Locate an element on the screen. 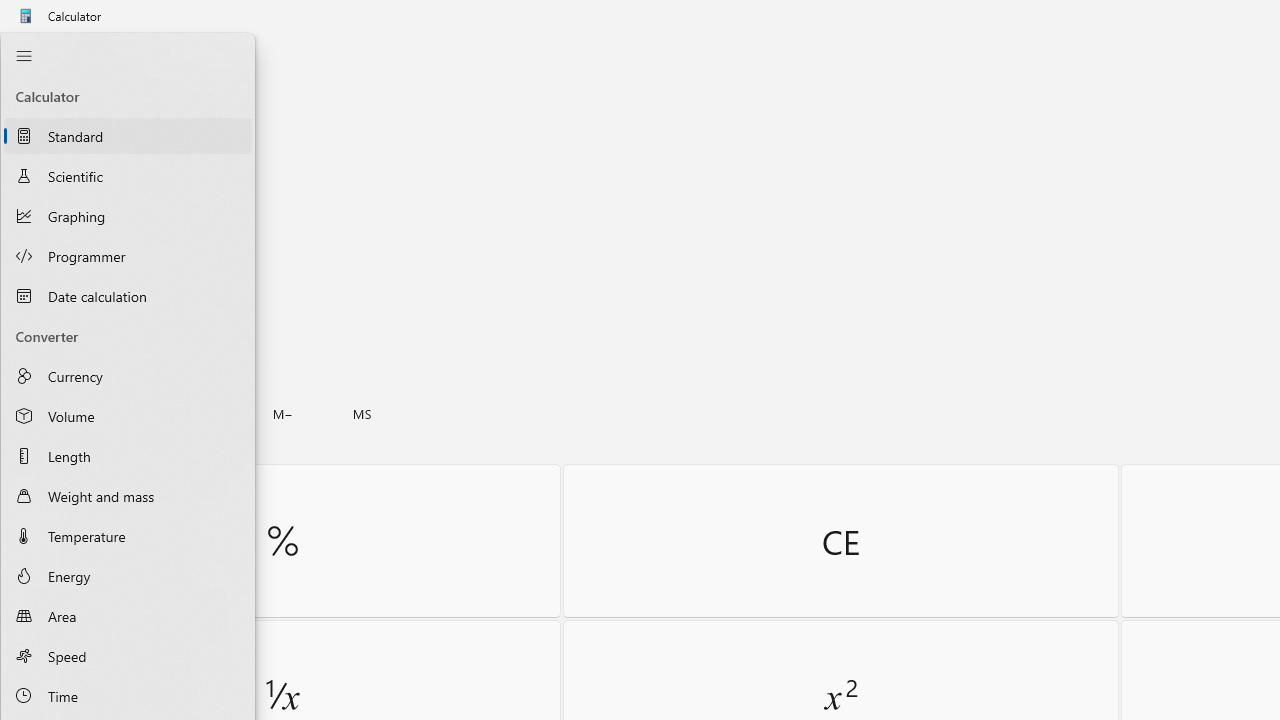 The height and width of the screenshot is (720, 1280). 'Currency Converter' is located at coordinates (127, 375).